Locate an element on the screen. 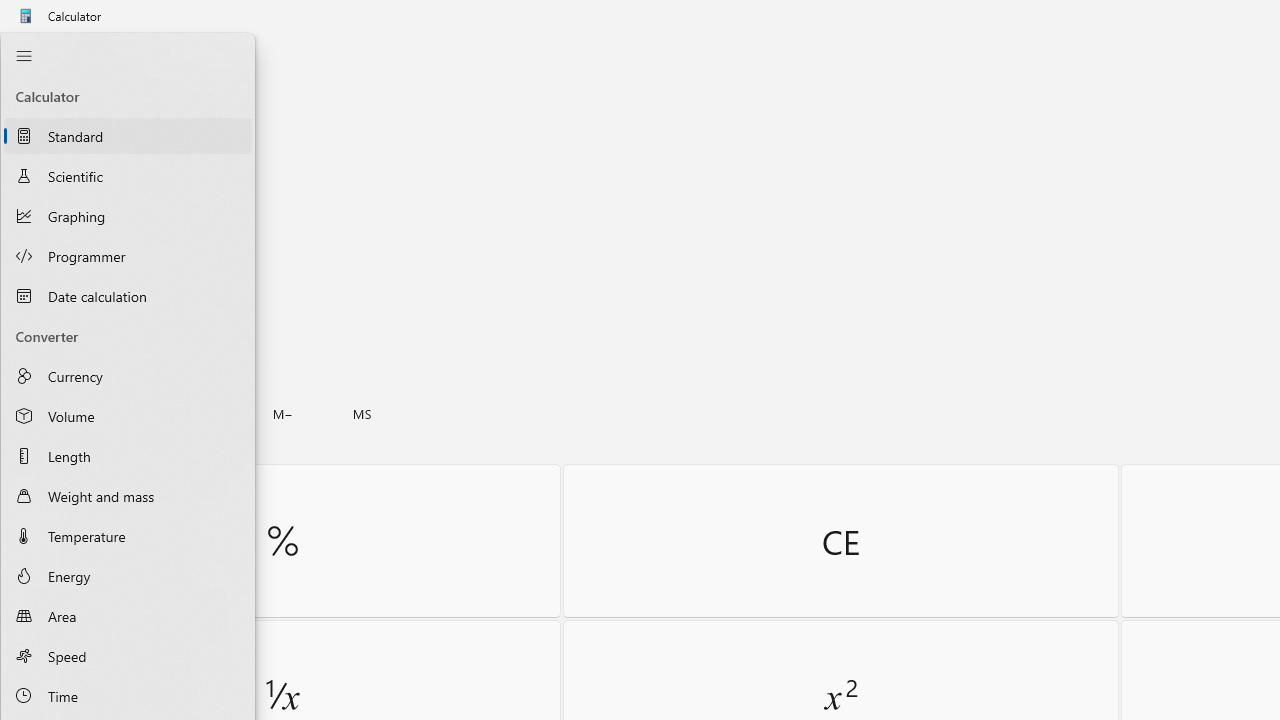 The height and width of the screenshot is (720, 1280). 'Currency Converter' is located at coordinates (127, 375).